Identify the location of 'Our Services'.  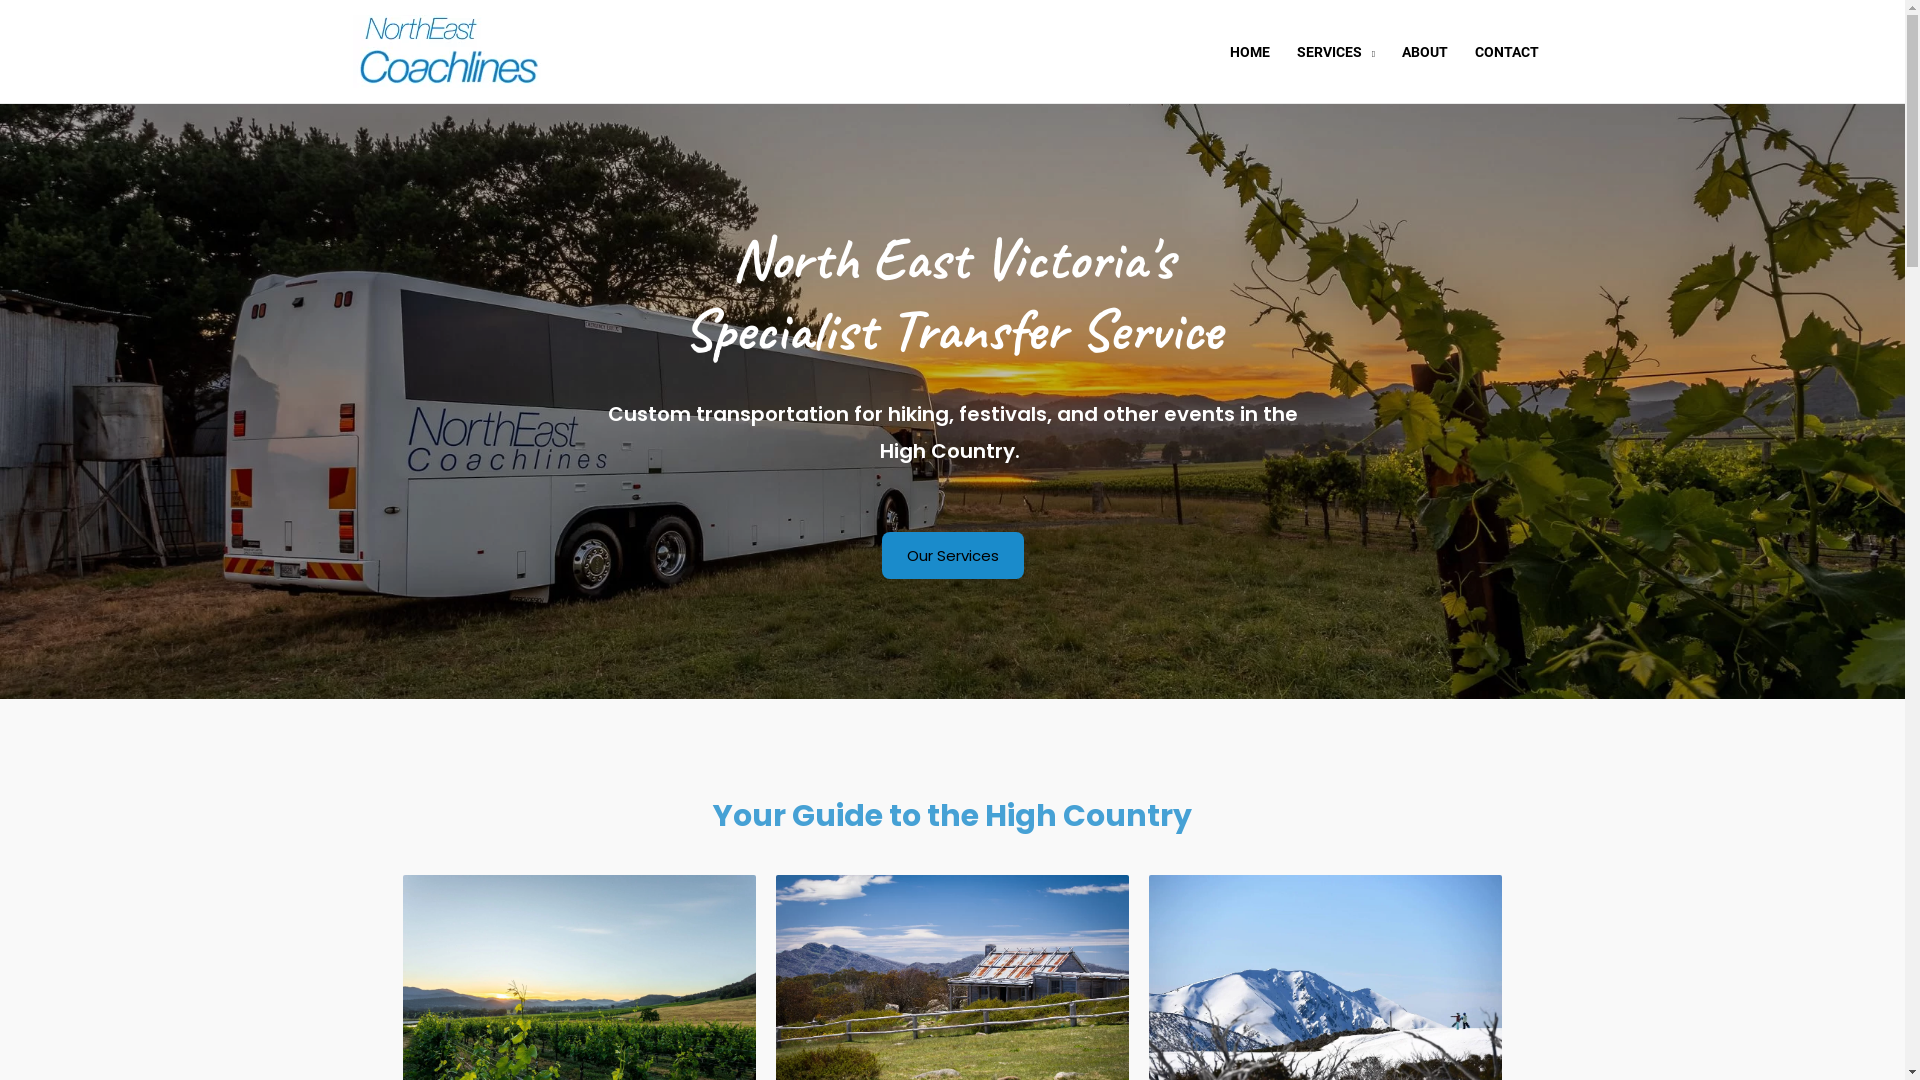
(881, 555).